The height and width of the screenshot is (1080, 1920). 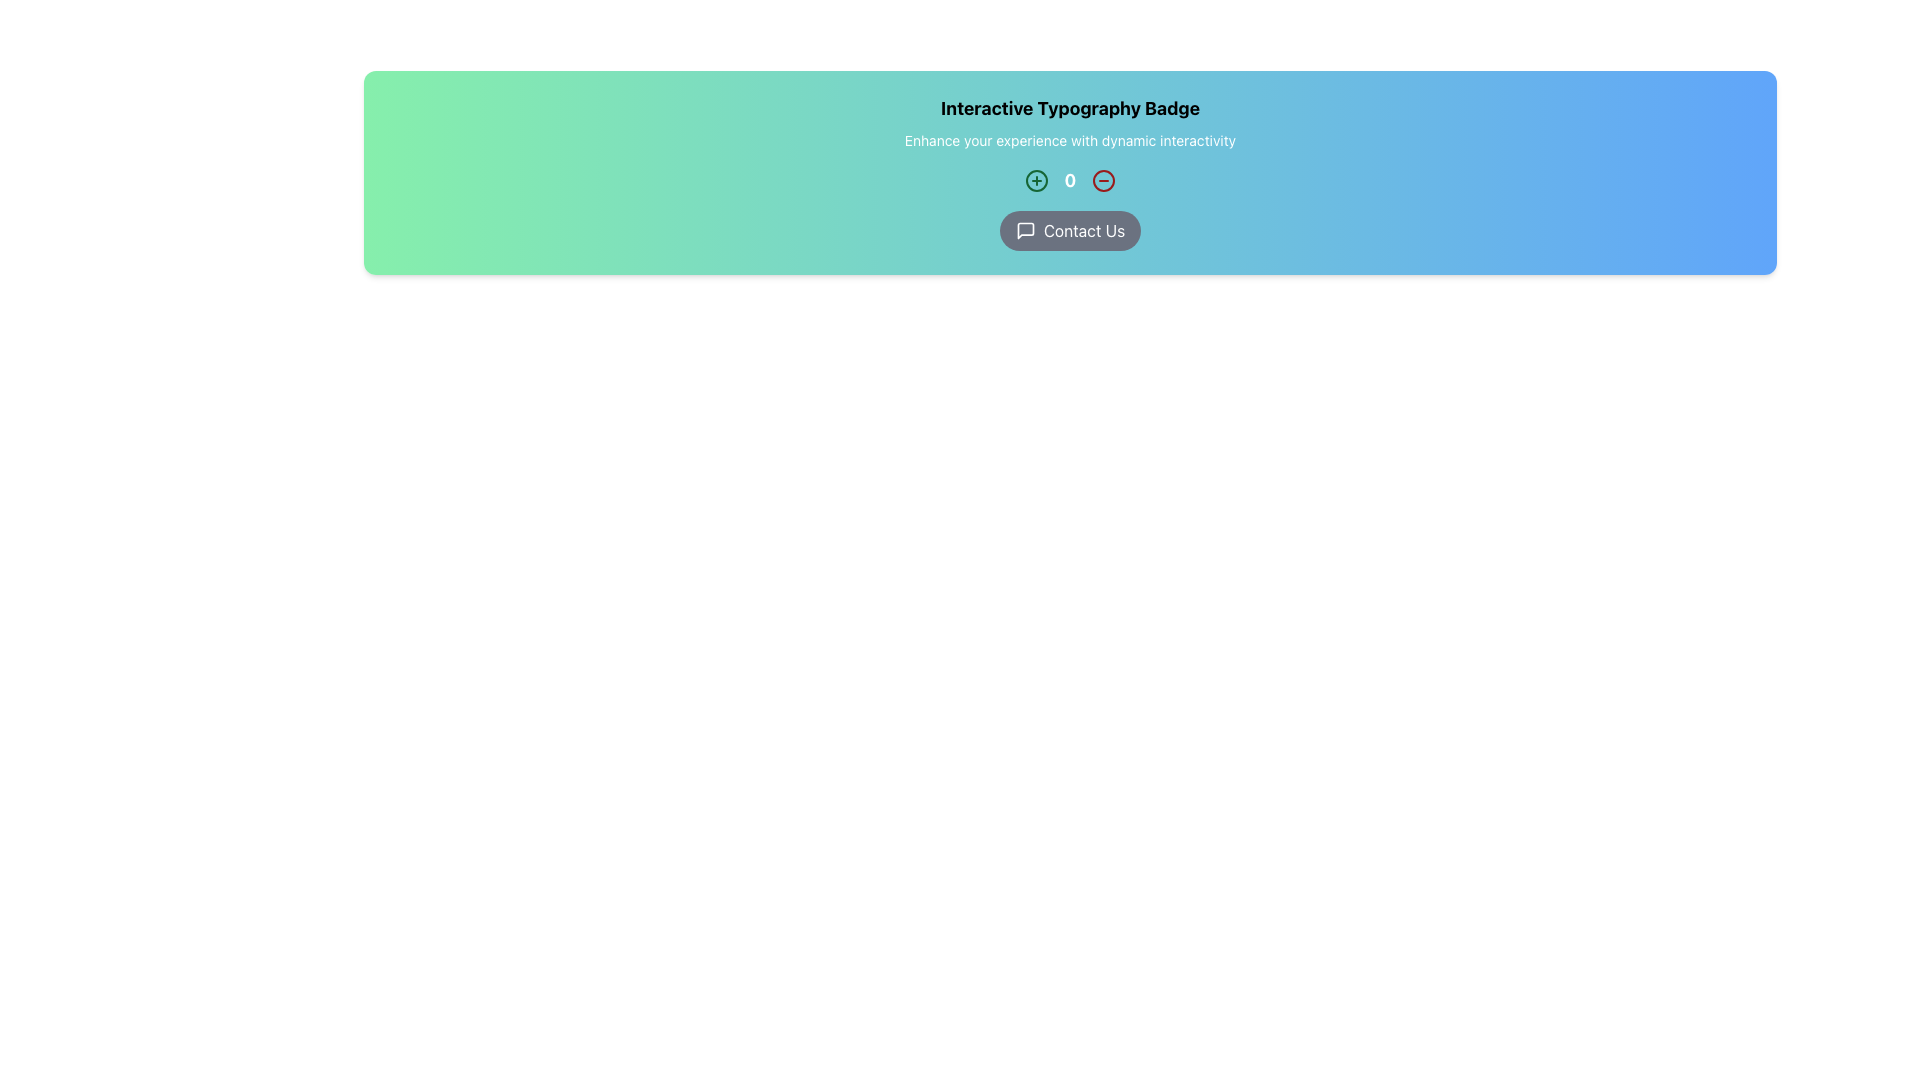 I want to click on the decrement button located to the right of the zero value indicator, so click(x=1103, y=181).